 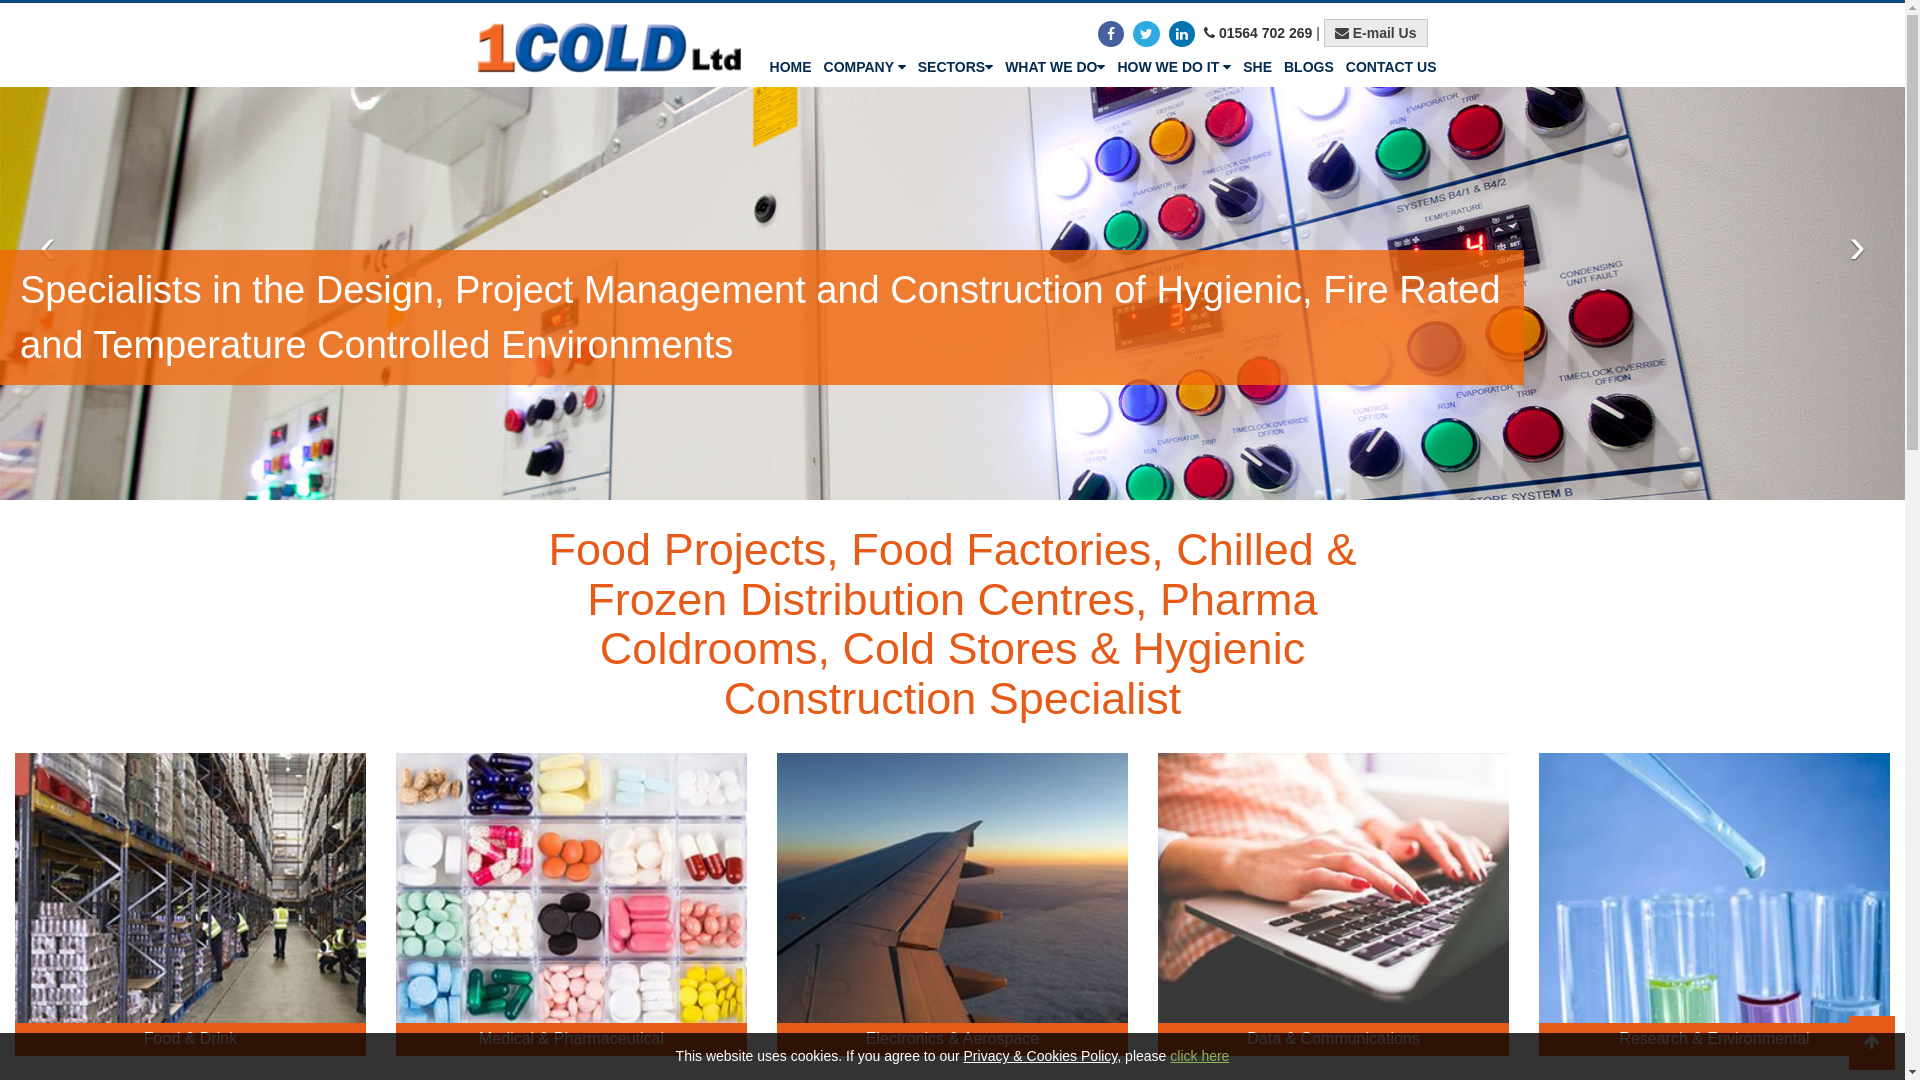 I want to click on 'click here', so click(x=1199, y=1055).